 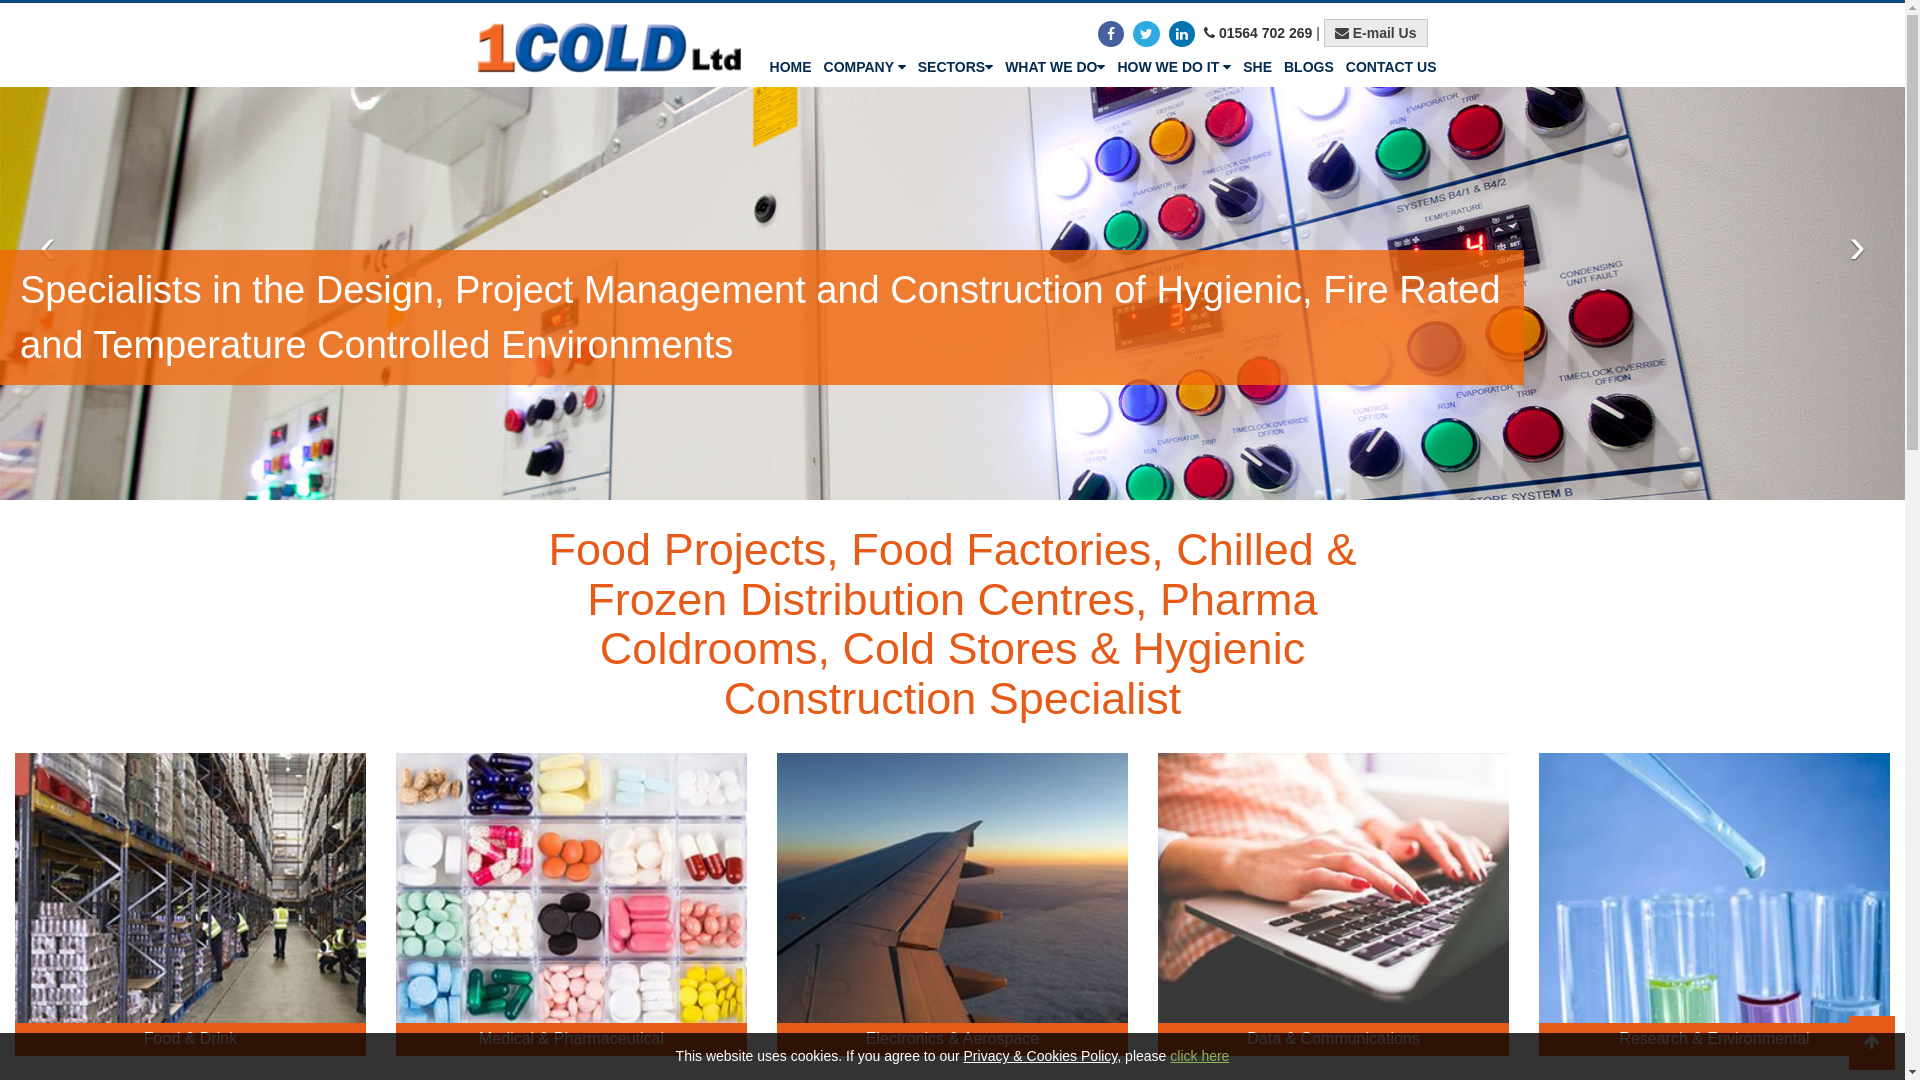 I want to click on 'click here', so click(x=1199, y=1055).